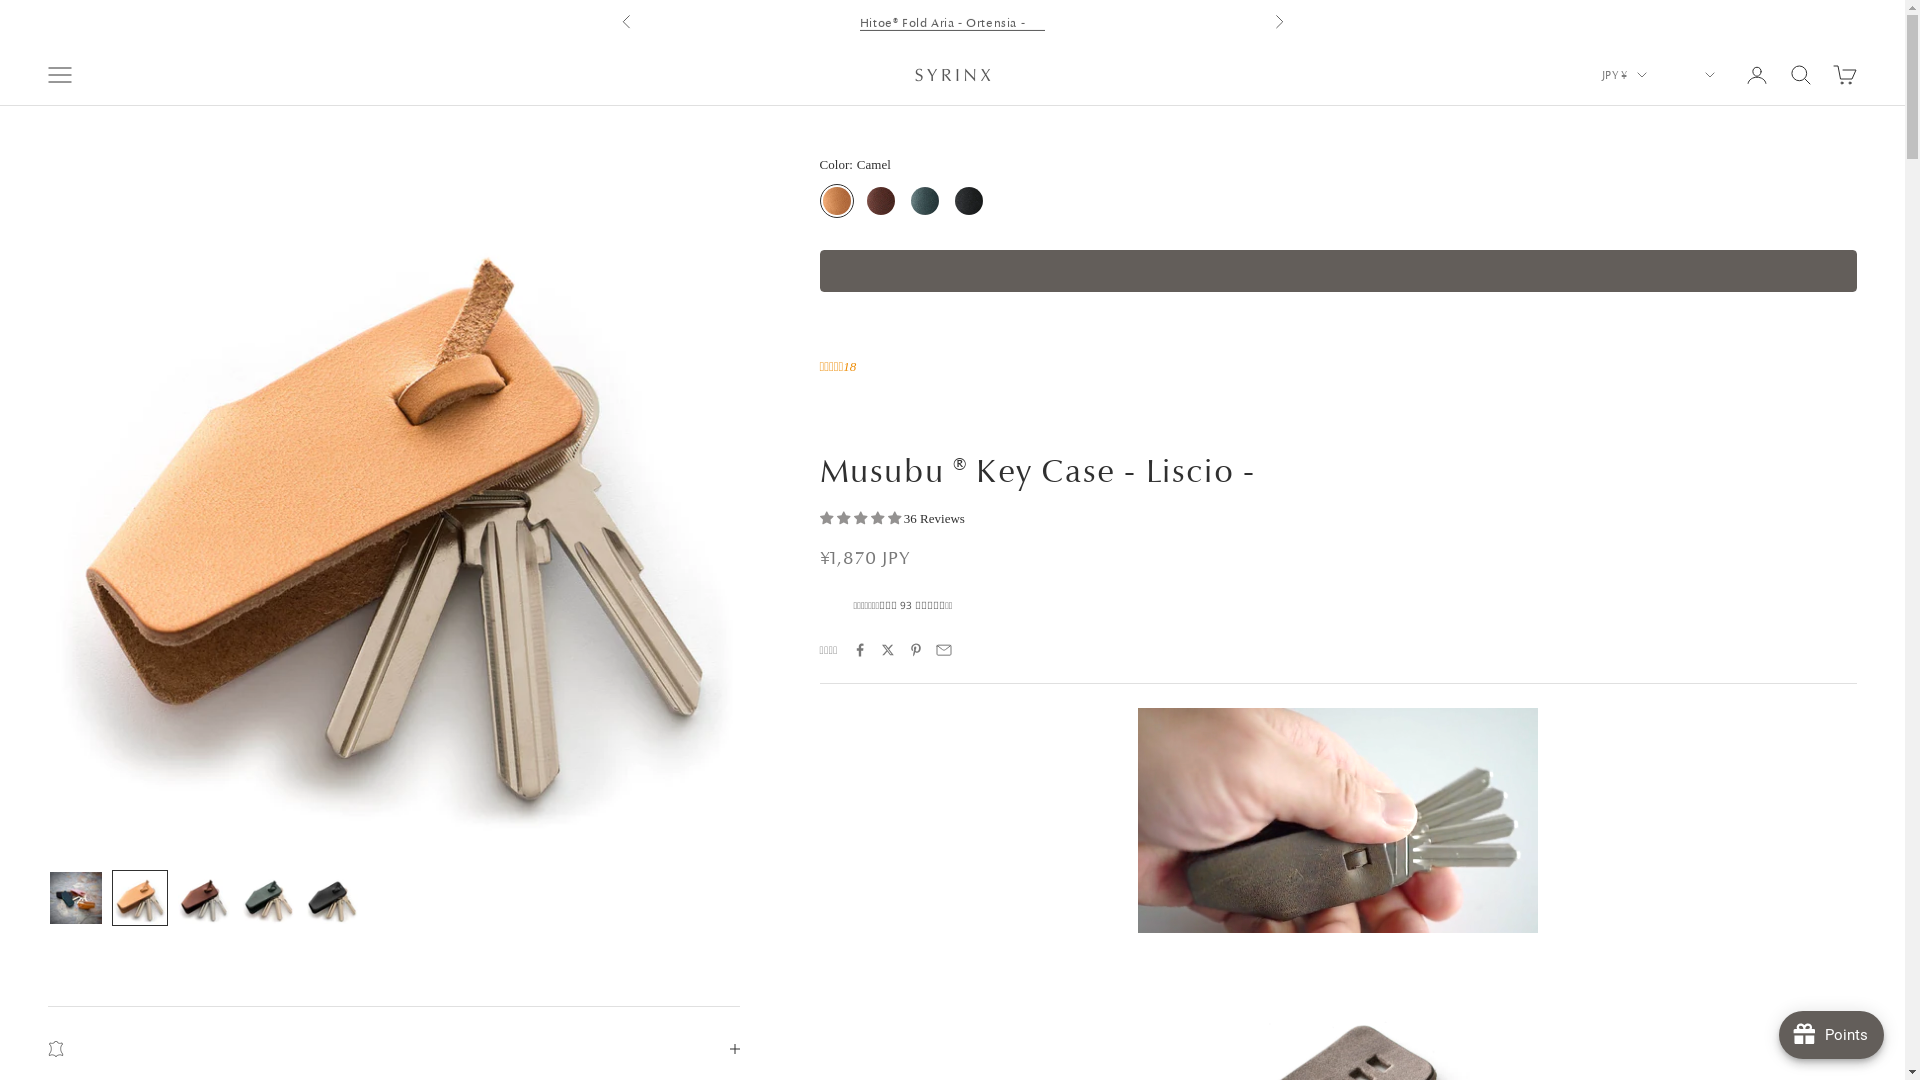 The width and height of the screenshot is (1920, 1080). I want to click on 'Points', so click(1831, 1034).